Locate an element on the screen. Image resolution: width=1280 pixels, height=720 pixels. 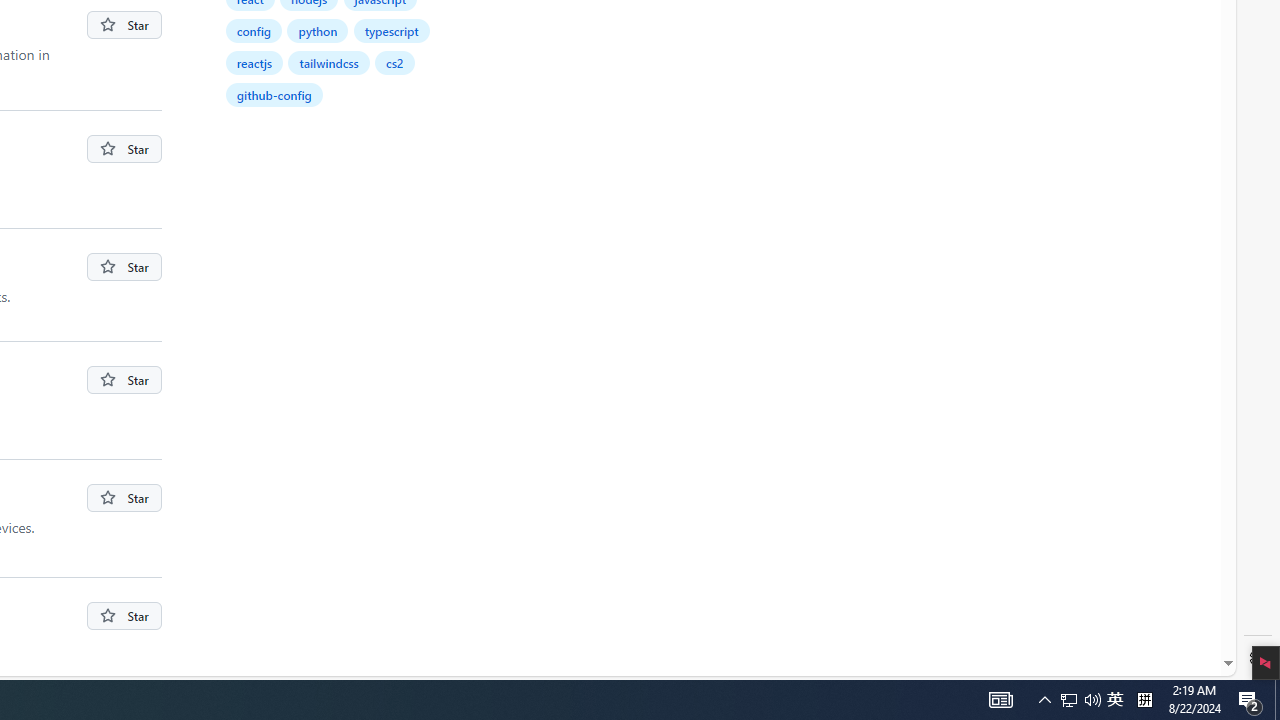
'python' is located at coordinates (317, 30).